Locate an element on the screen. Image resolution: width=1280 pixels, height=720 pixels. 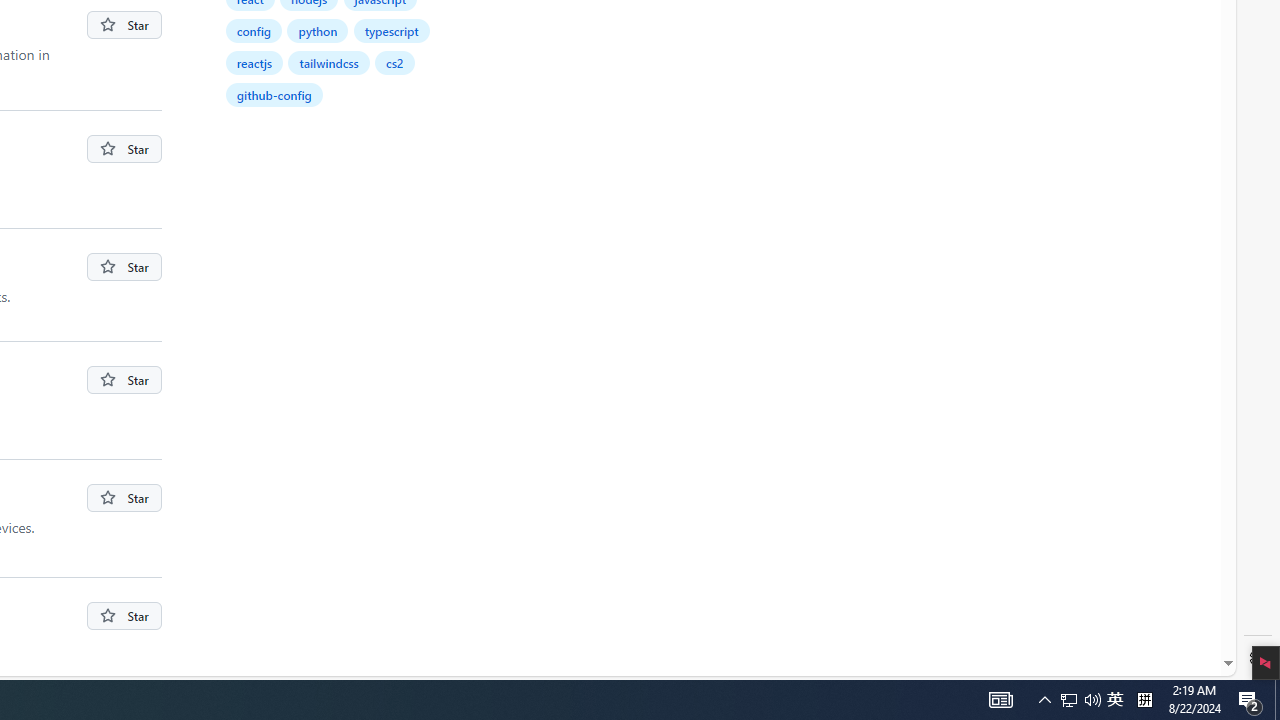
'python' is located at coordinates (317, 30).